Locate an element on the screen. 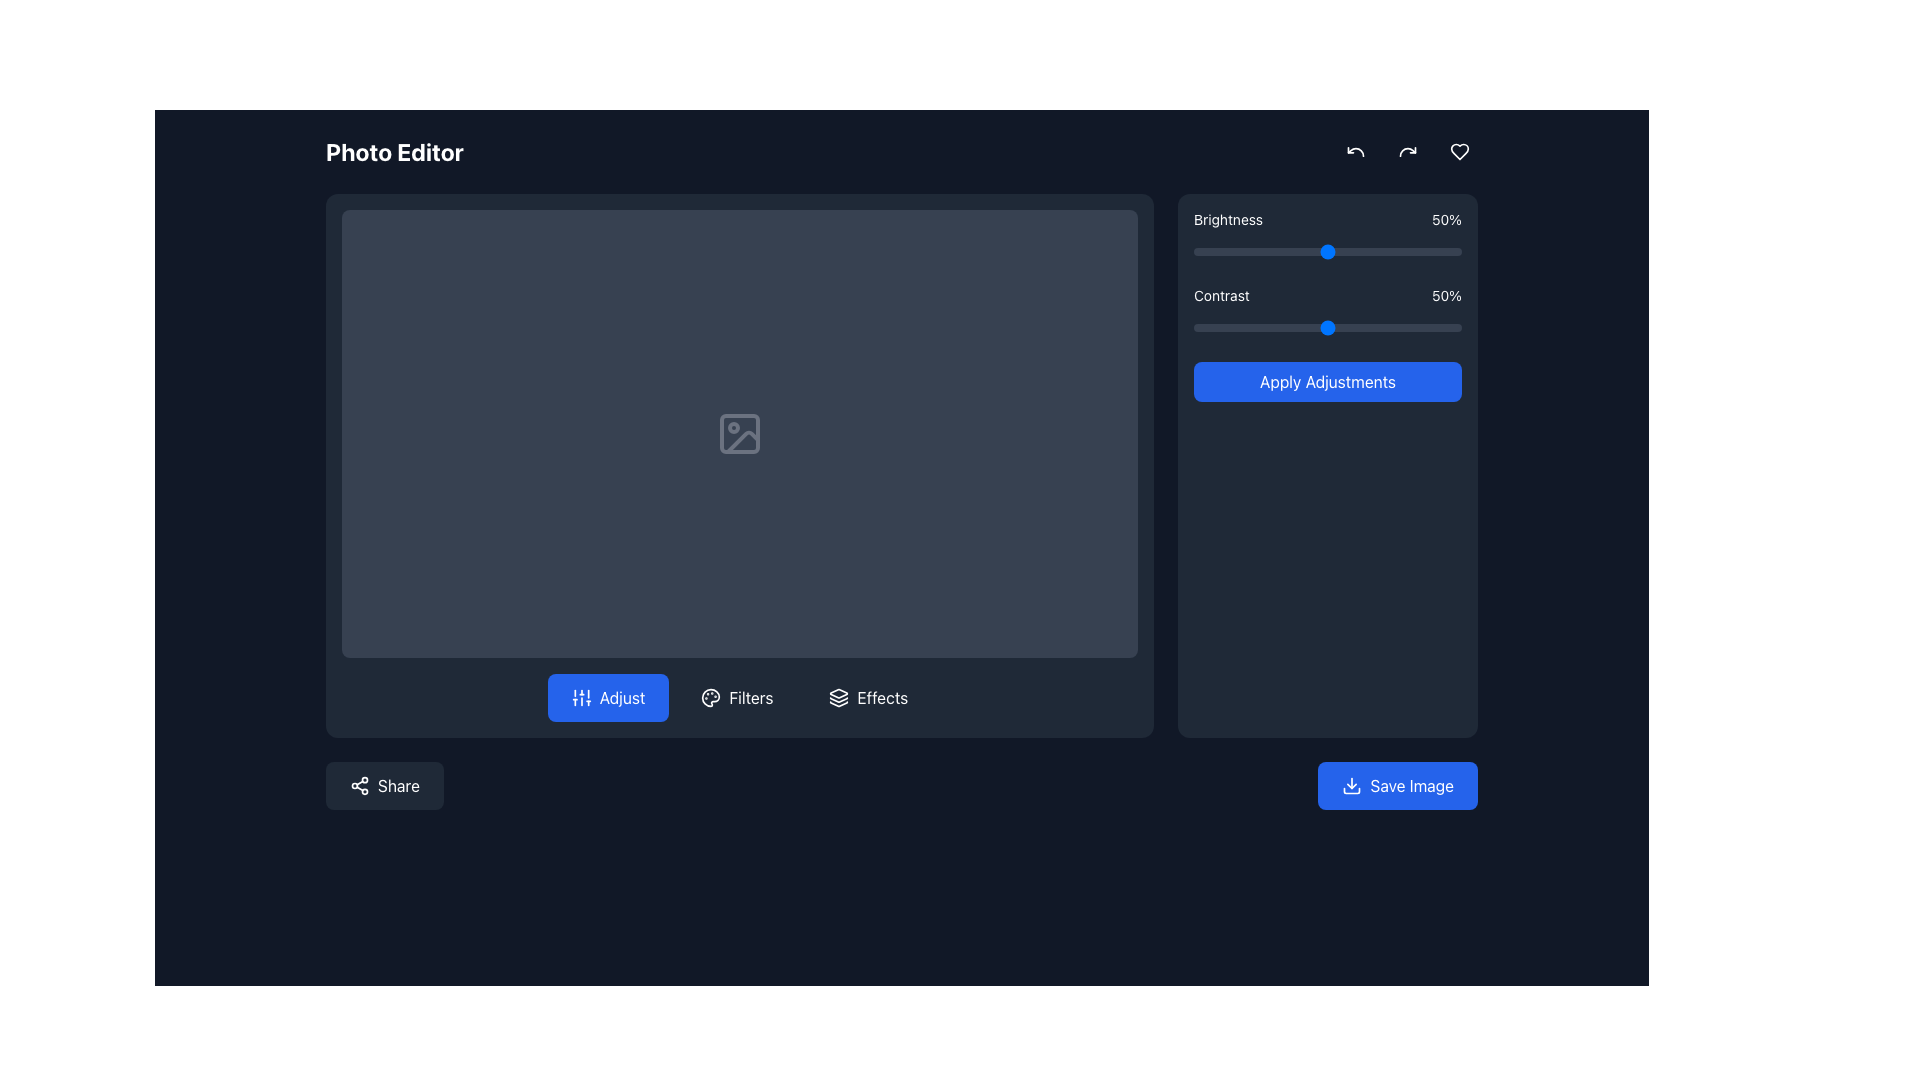 The height and width of the screenshot is (1080, 1920). the contrast is located at coordinates (1412, 326).